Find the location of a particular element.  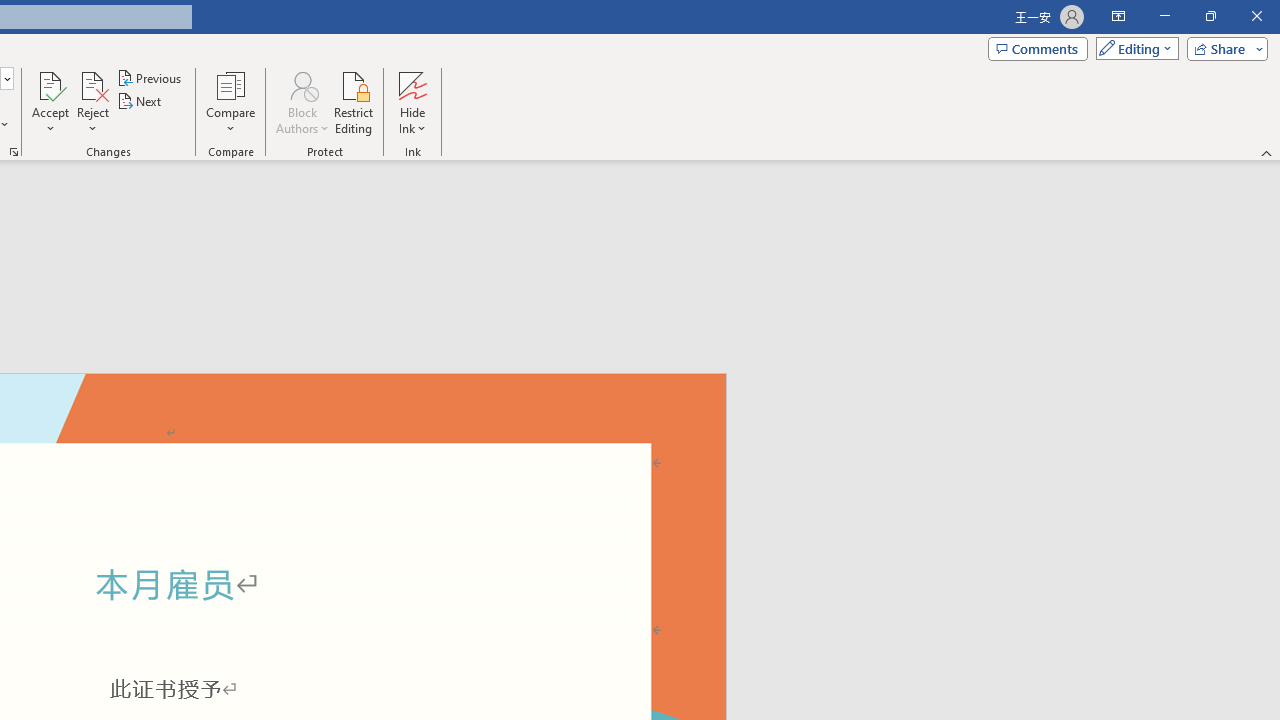

'Minimize' is located at coordinates (1164, 16).